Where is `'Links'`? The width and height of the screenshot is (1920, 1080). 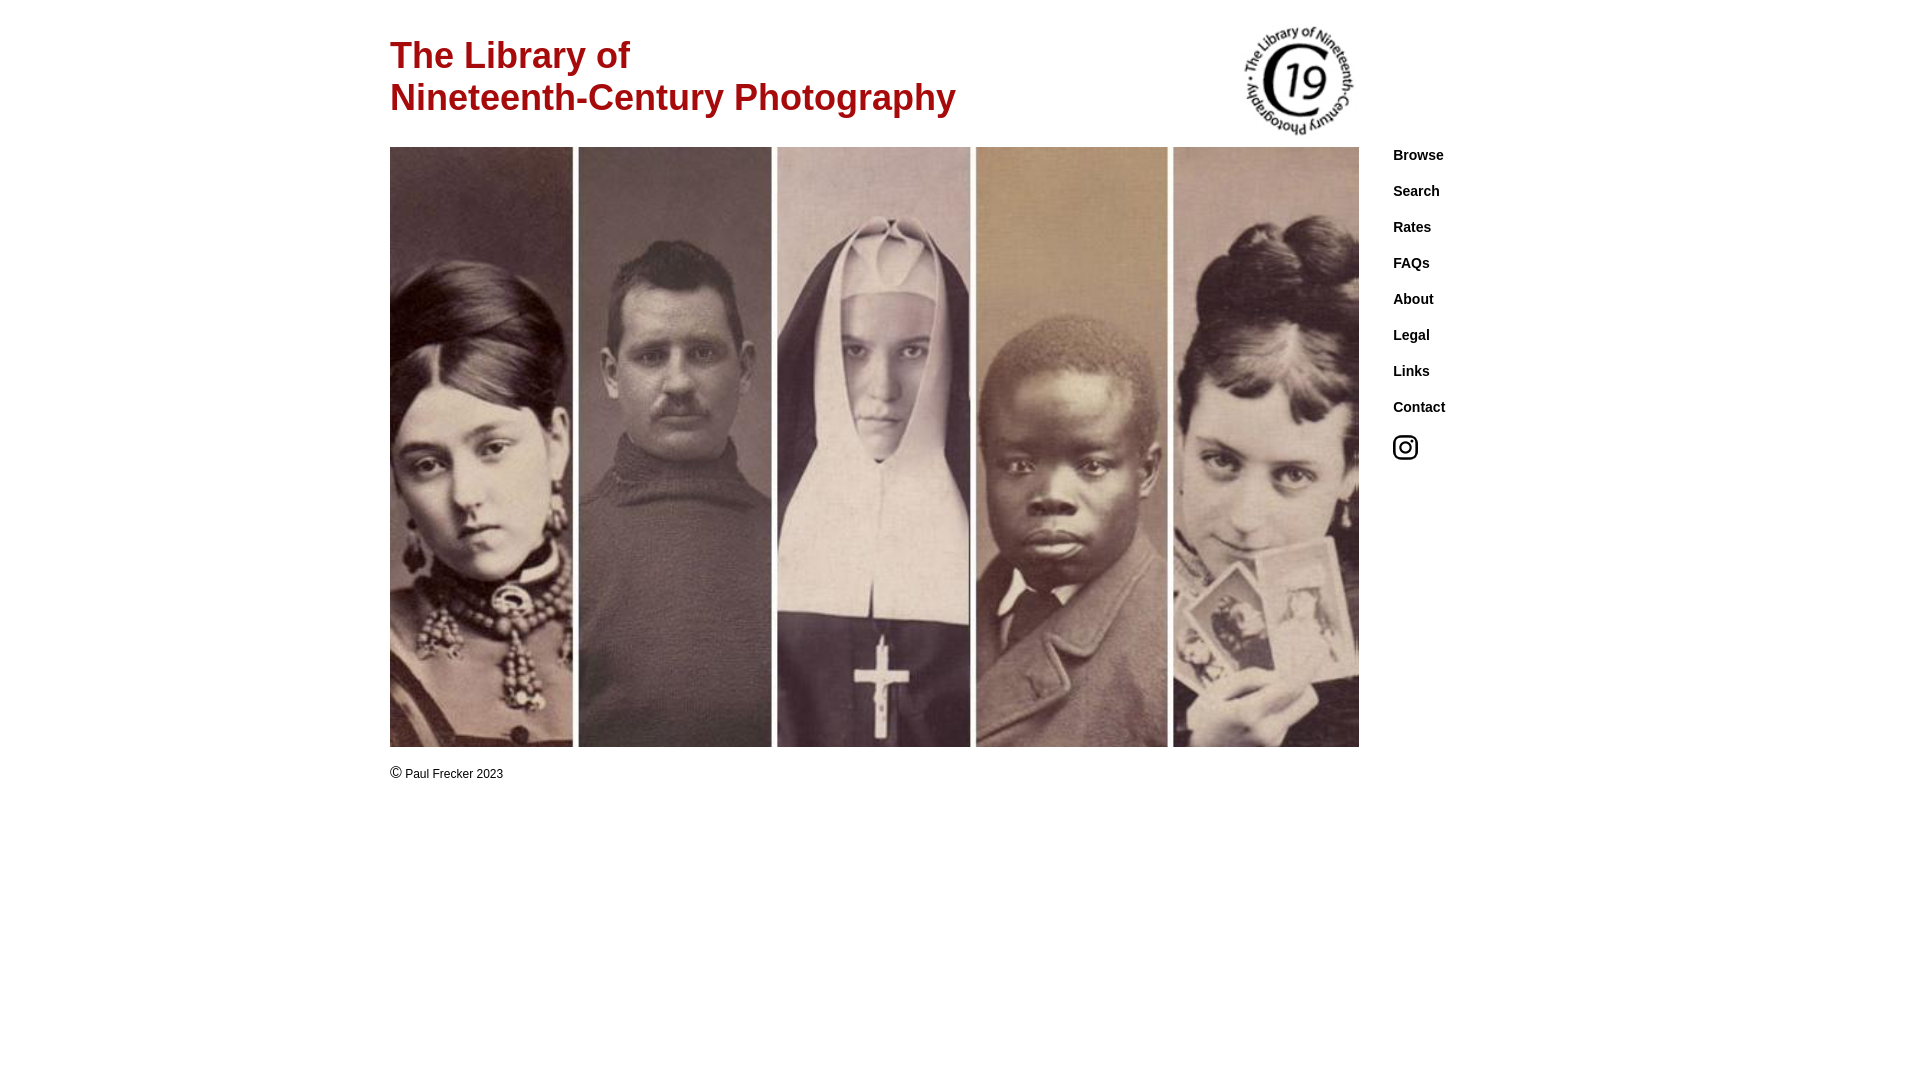
'Links' is located at coordinates (1410, 370).